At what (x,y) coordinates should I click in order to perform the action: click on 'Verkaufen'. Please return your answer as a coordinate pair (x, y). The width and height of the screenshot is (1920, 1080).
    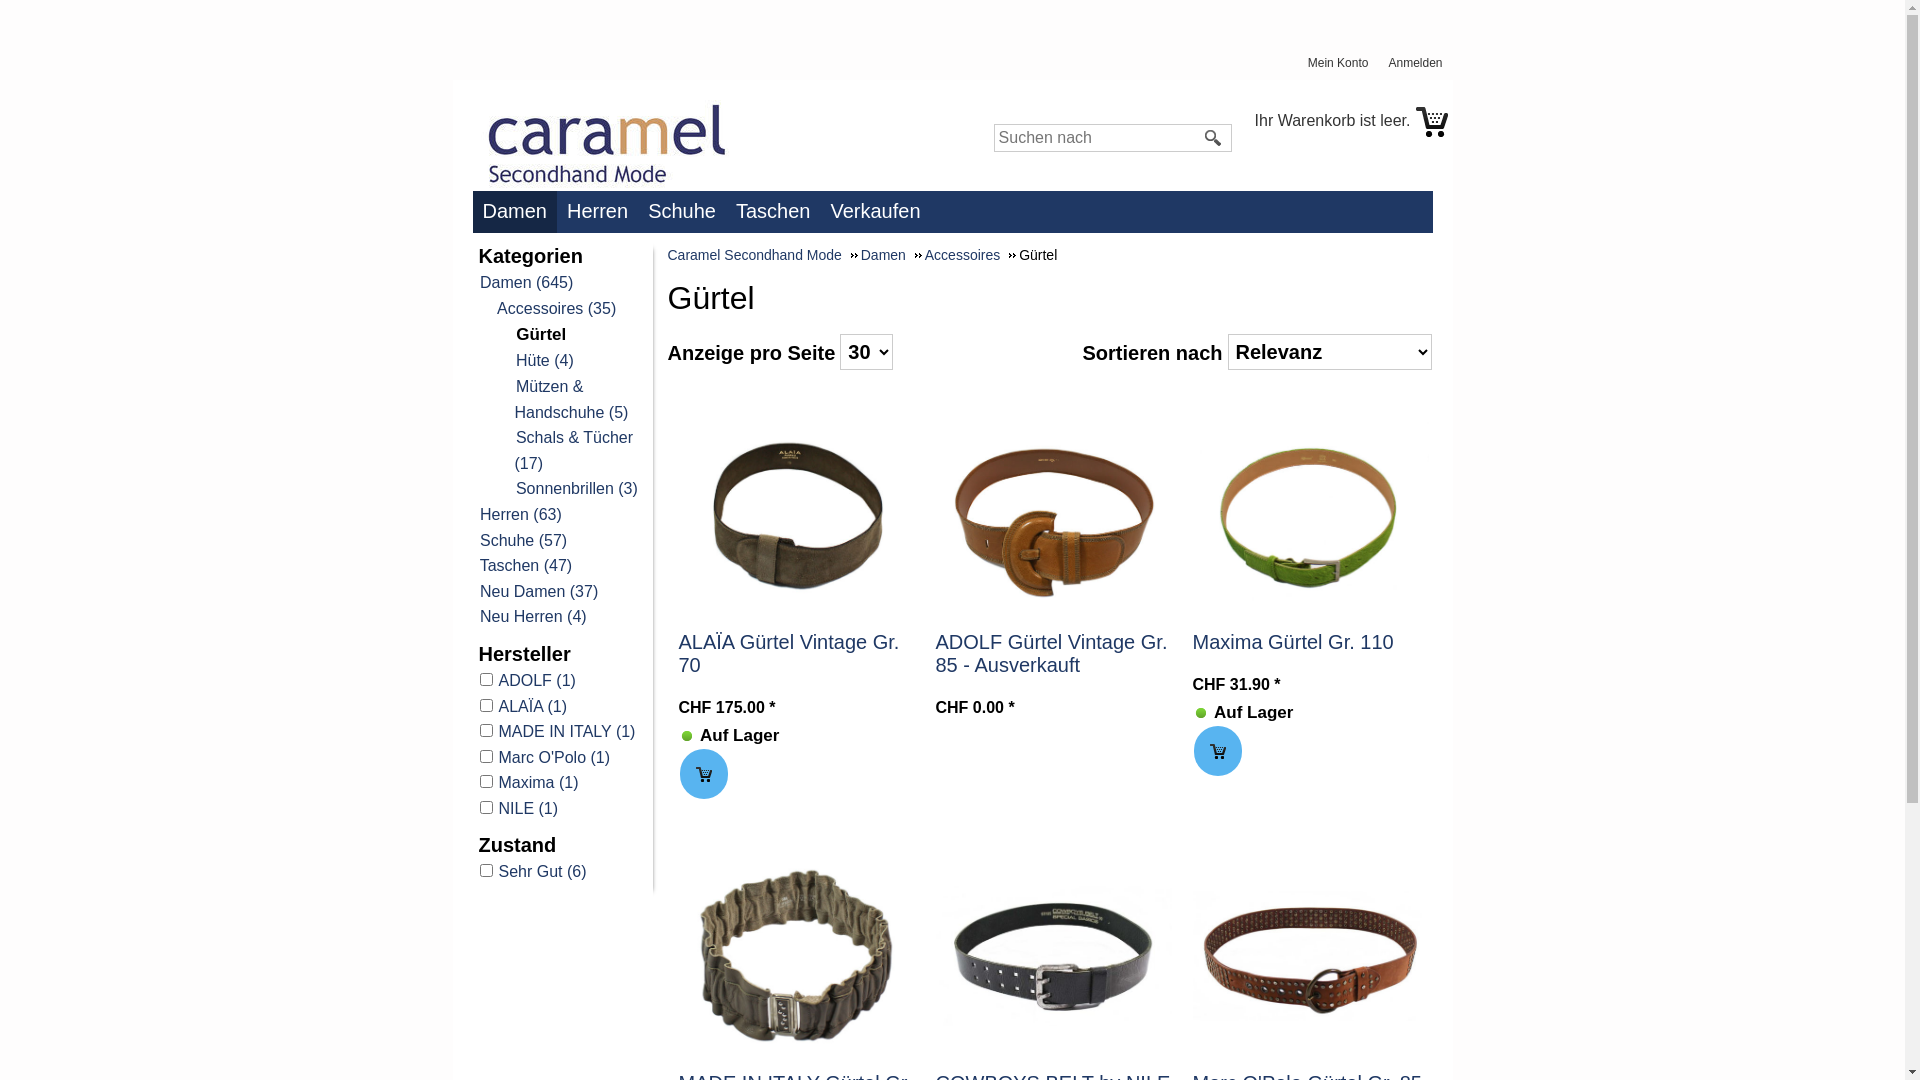
    Looking at the image, I should click on (879, 210).